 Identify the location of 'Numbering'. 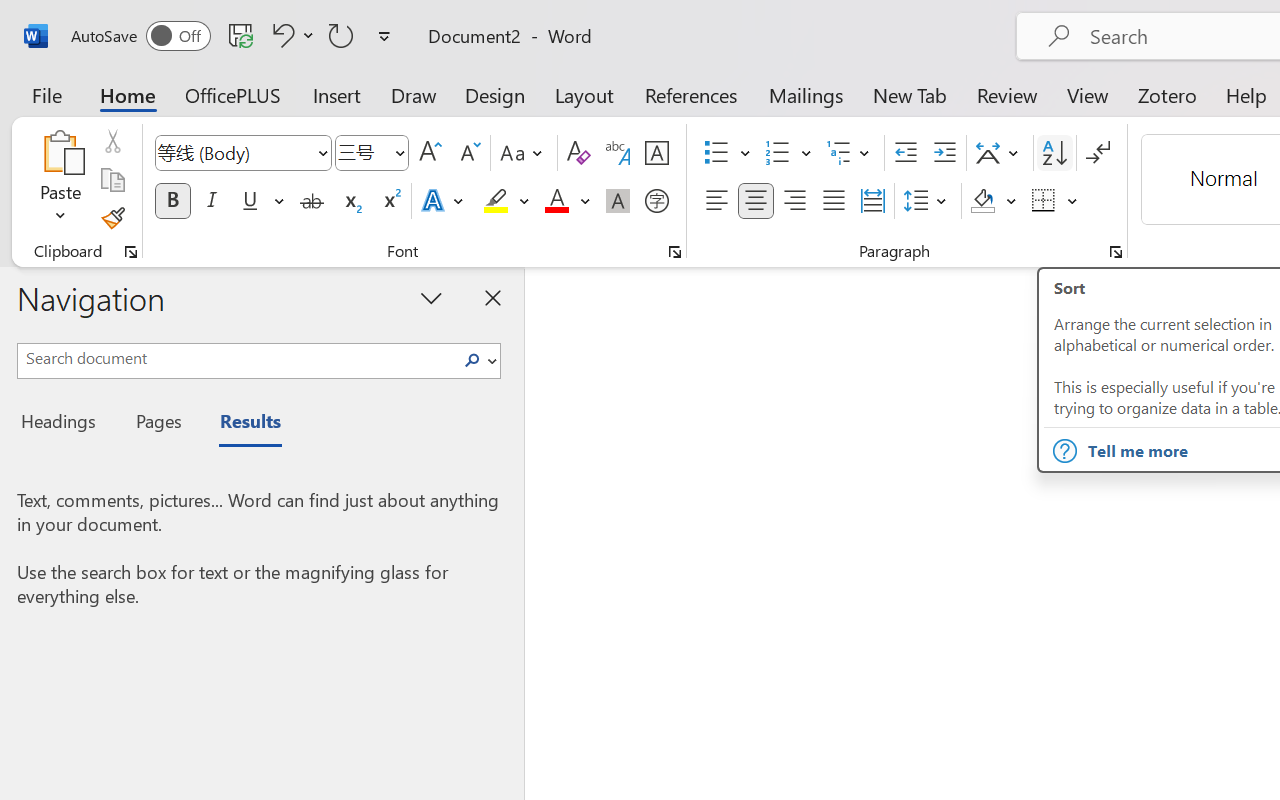
(788, 153).